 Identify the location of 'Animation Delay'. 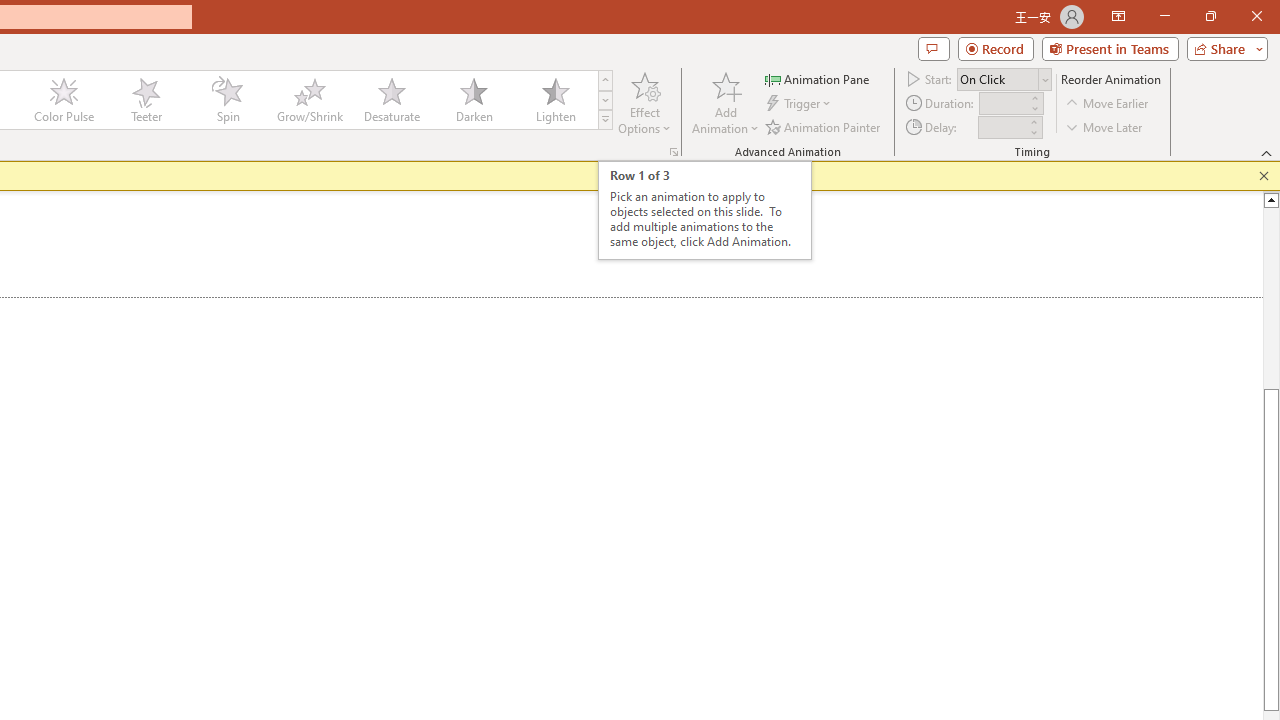
(1002, 127).